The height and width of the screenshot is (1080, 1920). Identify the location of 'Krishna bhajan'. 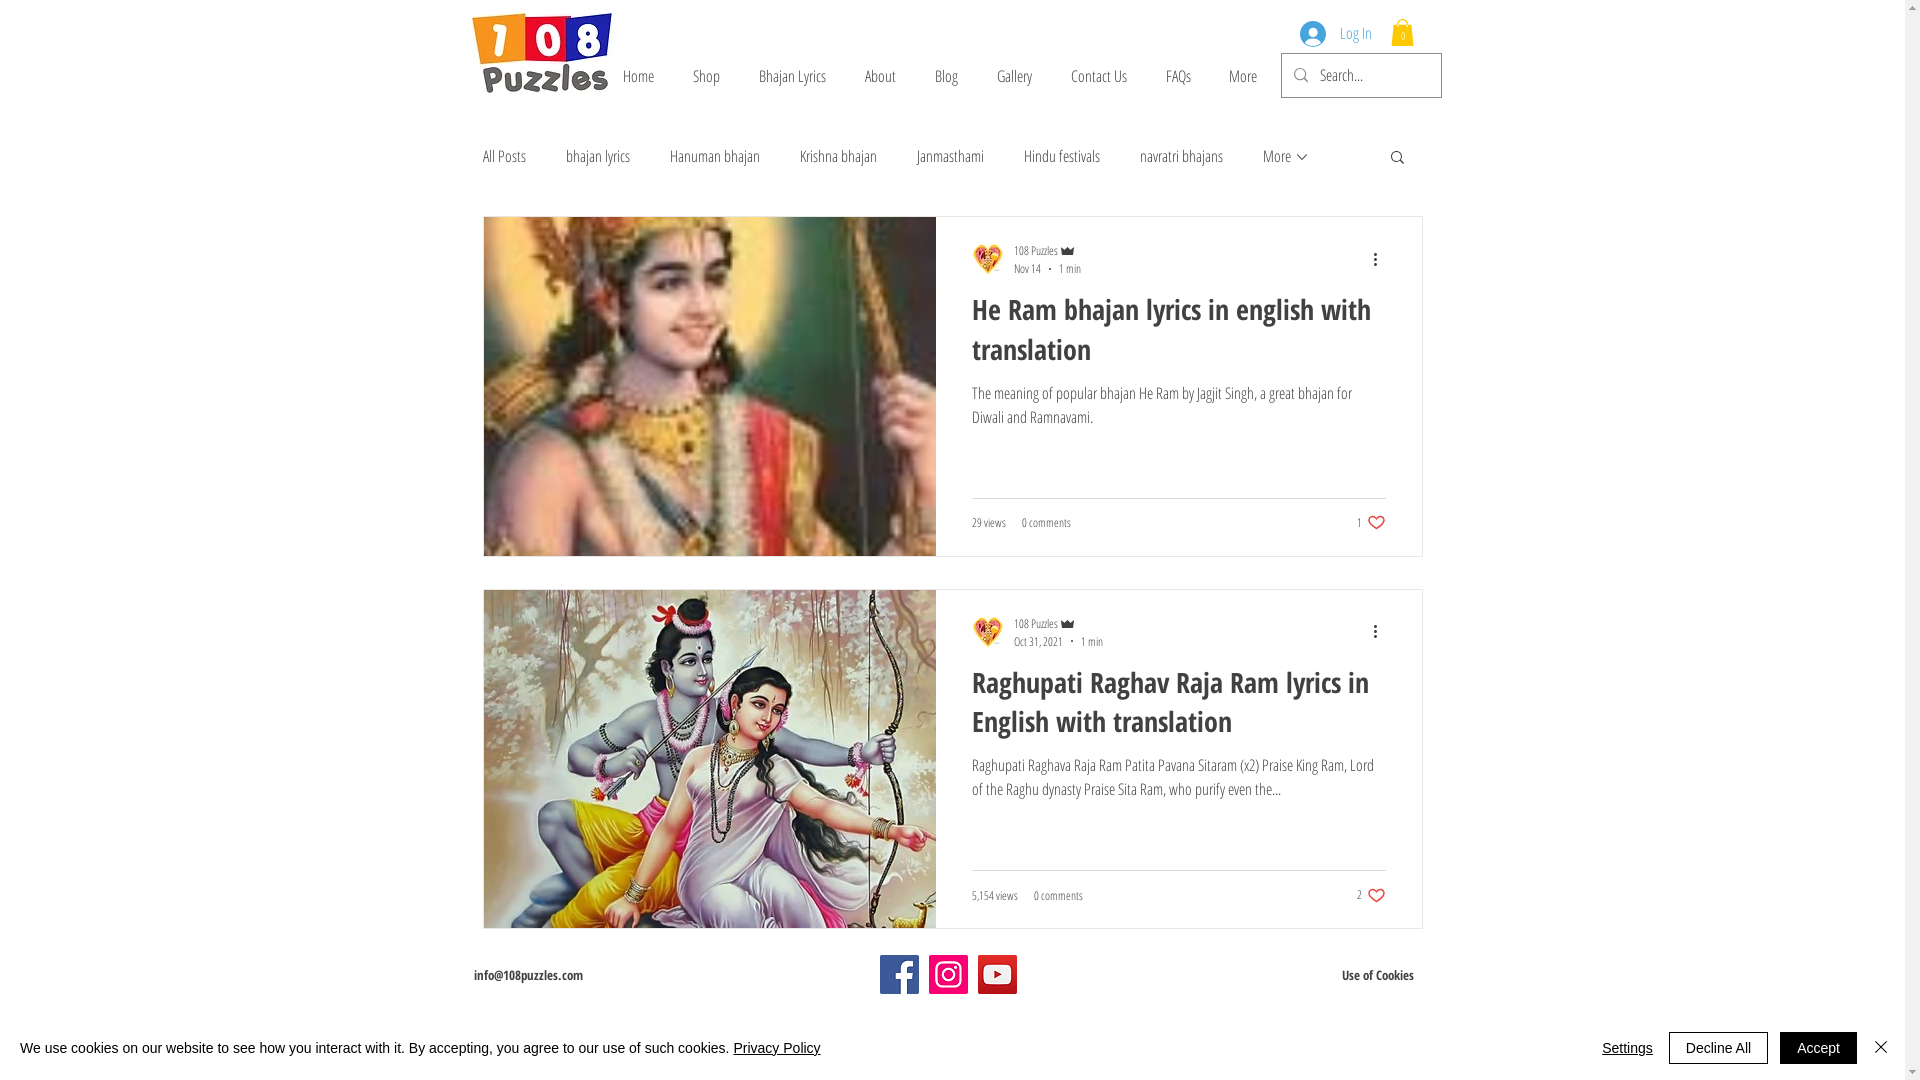
(838, 154).